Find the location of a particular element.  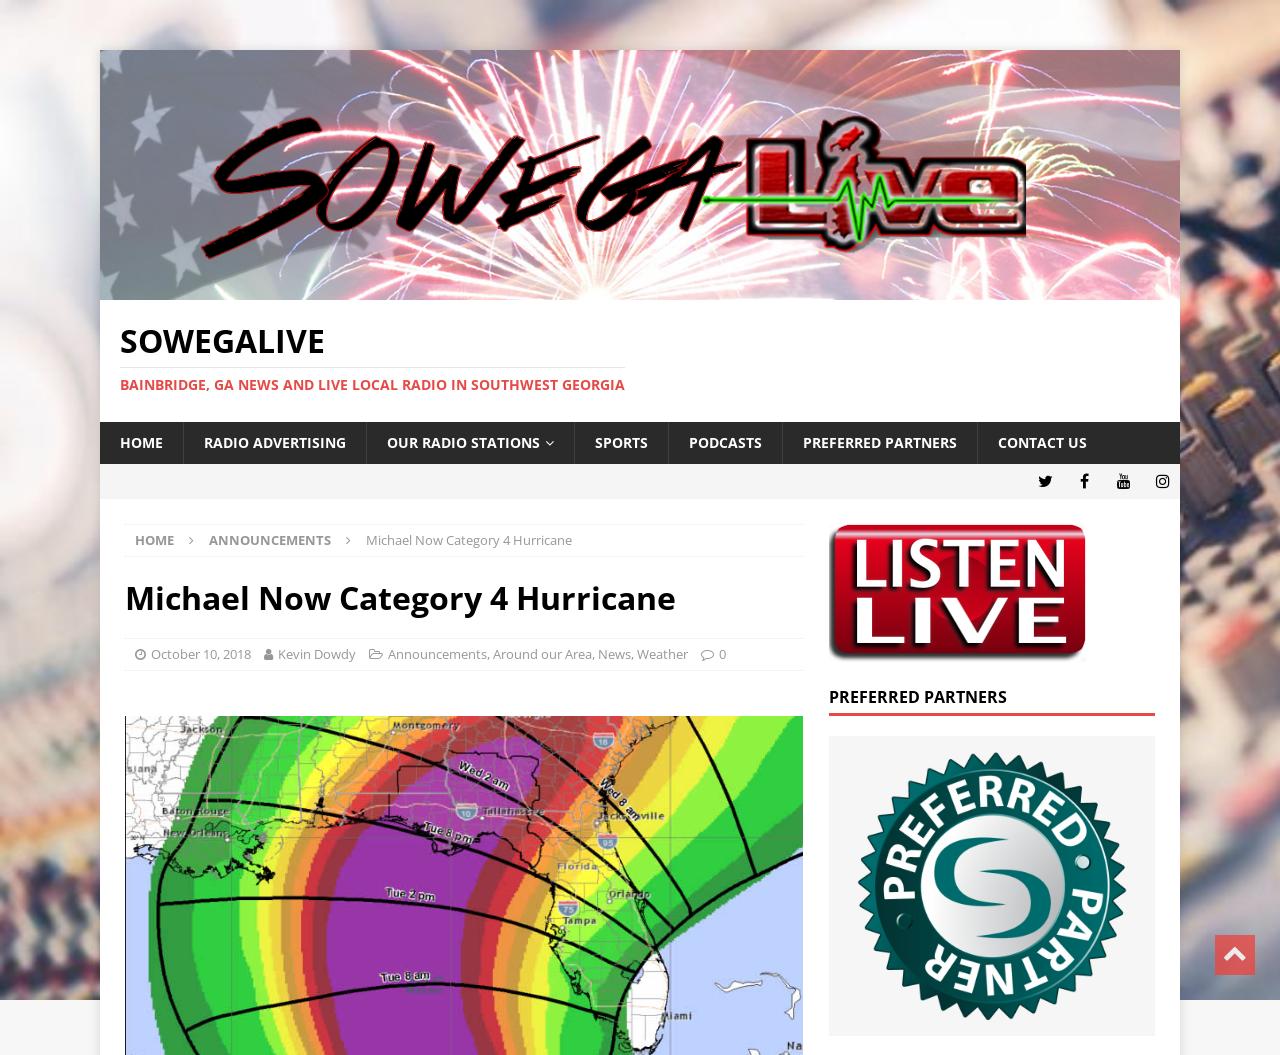

'October 10, 2018' is located at coordinates (200, 652).